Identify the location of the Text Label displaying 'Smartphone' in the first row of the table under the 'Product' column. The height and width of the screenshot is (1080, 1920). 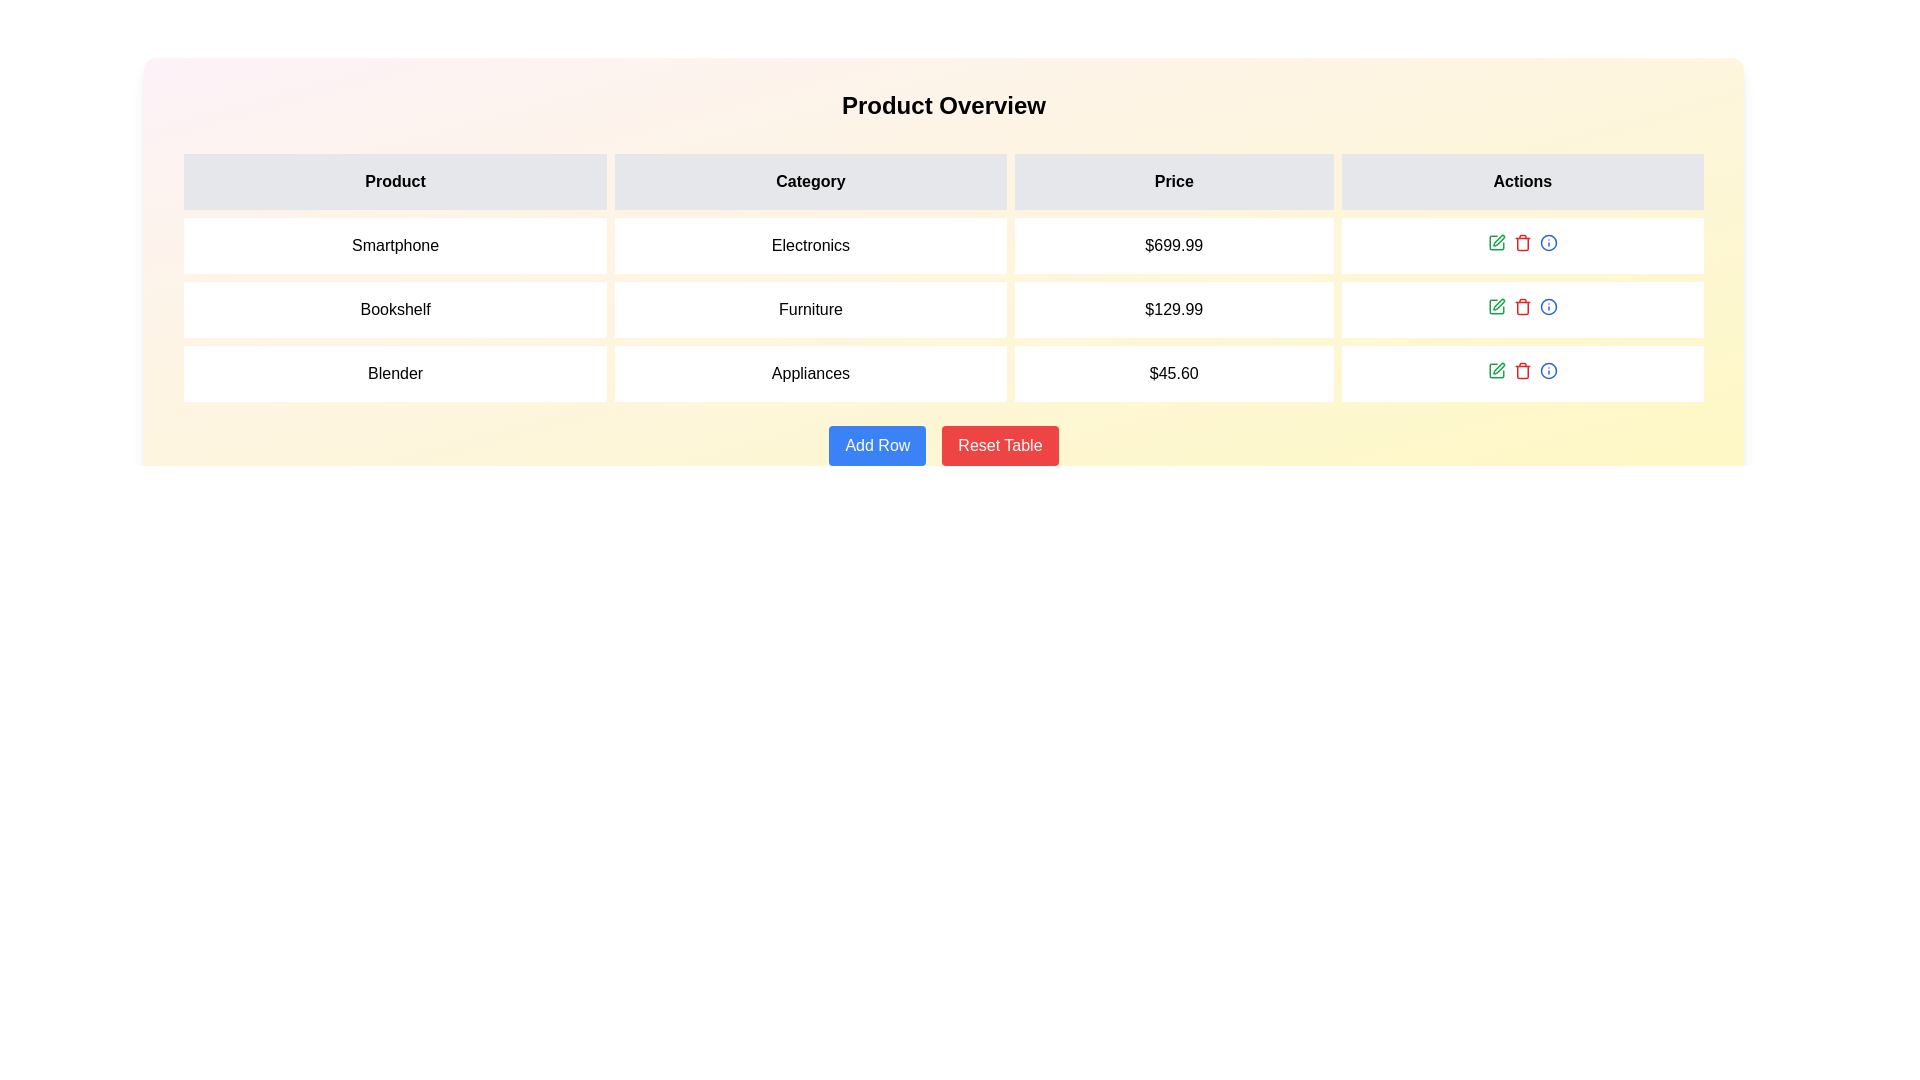
(395, 245).